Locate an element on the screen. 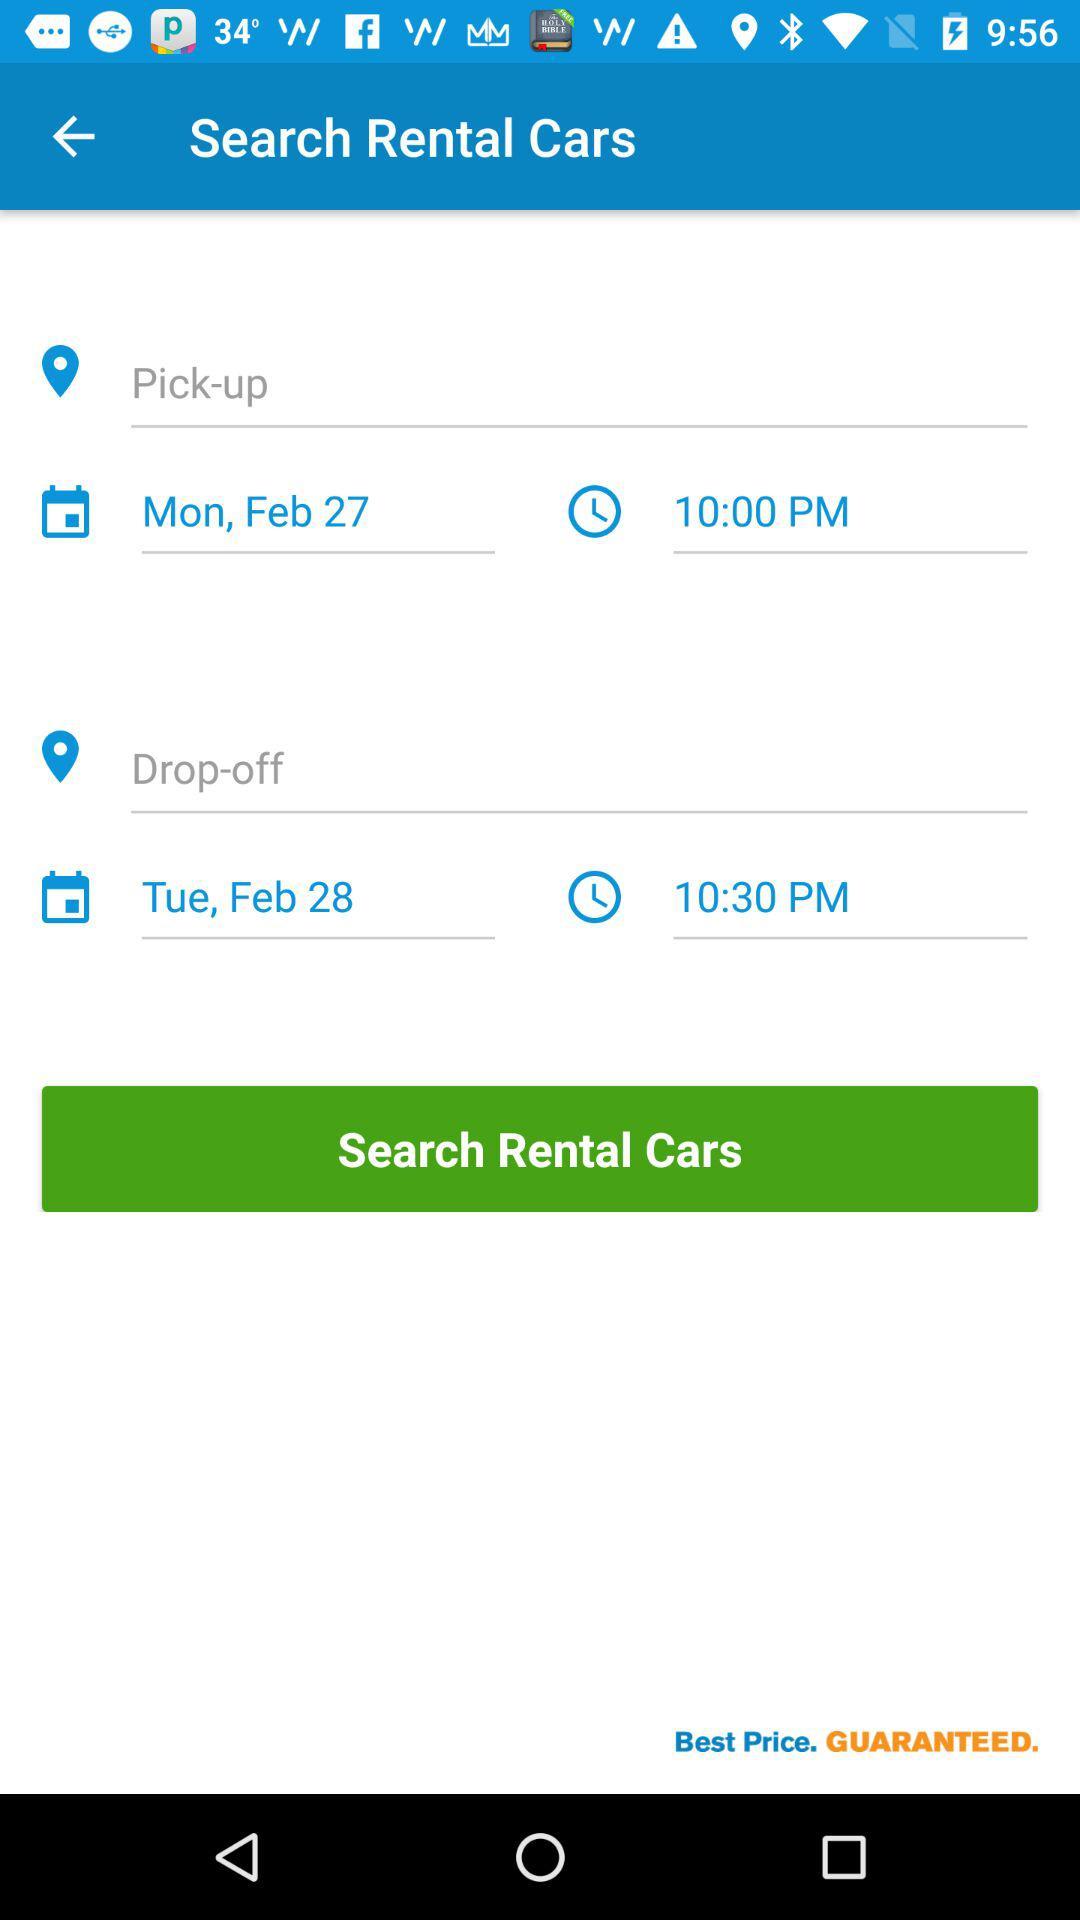  the item next to the search rental cars icon is located at coordinates (72, 135).